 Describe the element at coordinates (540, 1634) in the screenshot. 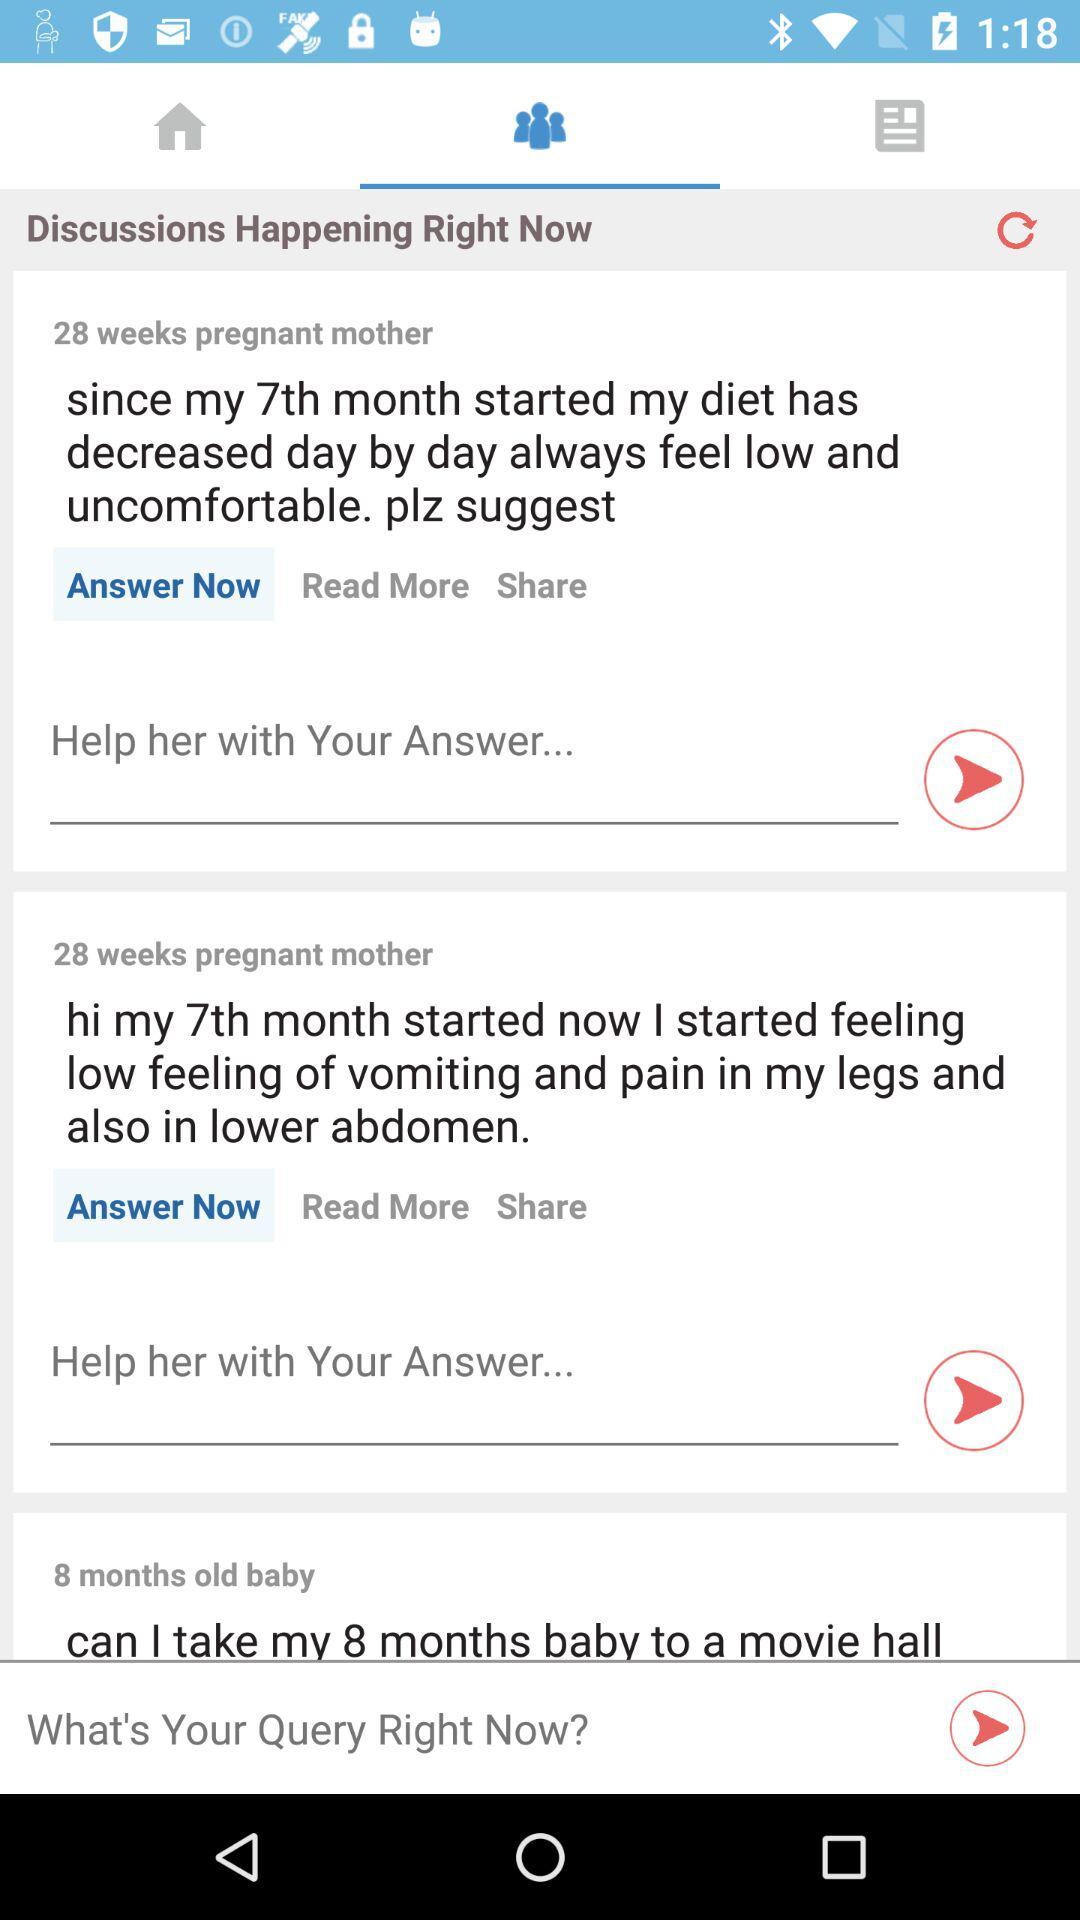

I see `can i take` at that location.